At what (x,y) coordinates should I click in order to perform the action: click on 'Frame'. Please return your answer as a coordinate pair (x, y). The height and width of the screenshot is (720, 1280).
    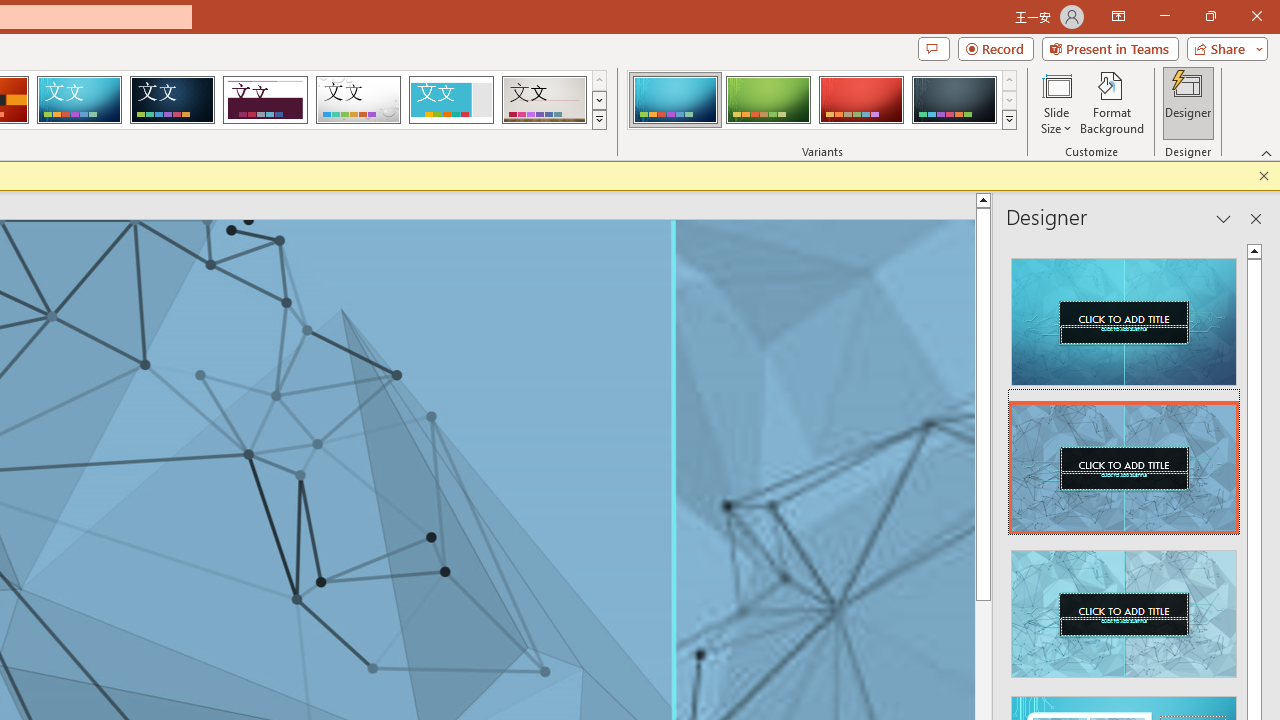
    Looking at the image, I should click on (450, 100).